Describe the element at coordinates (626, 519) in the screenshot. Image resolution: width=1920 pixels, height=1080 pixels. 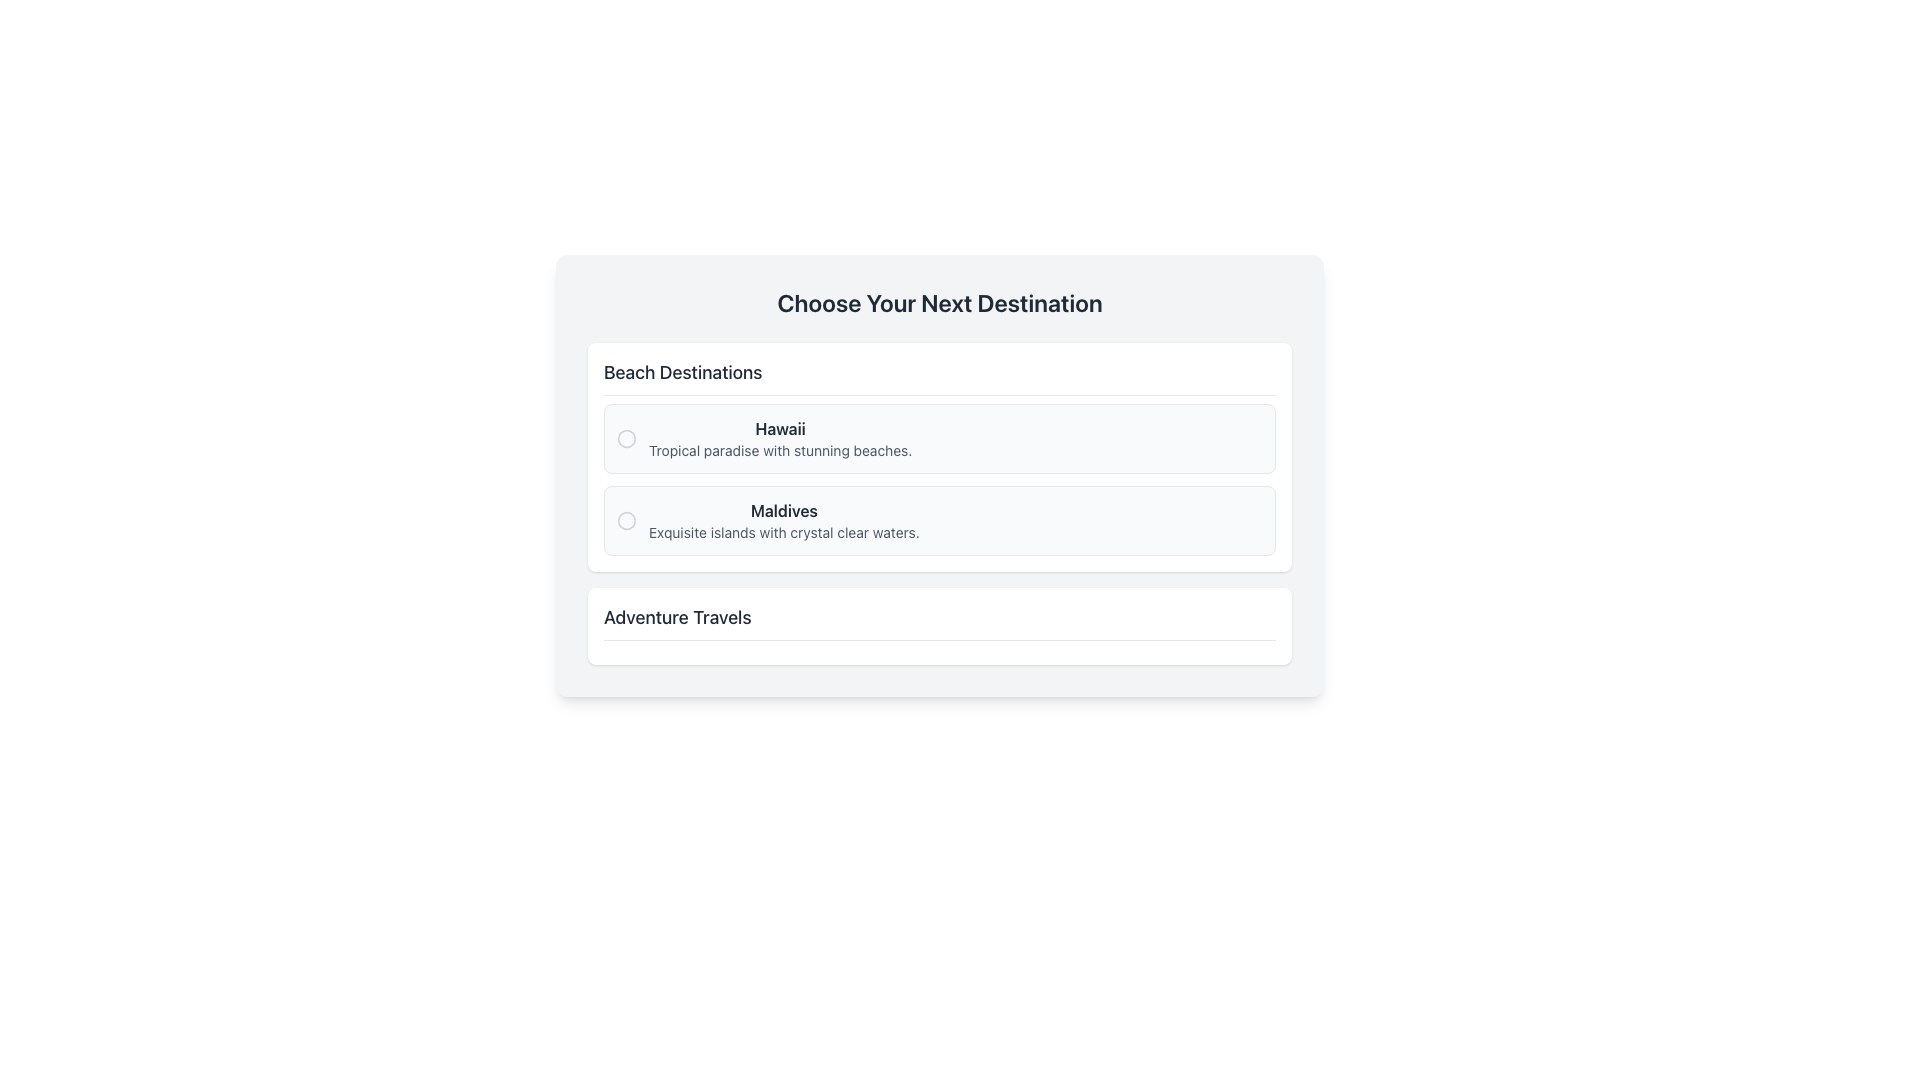
I see `the circular radio button indicator located before the text 'Maldives'` at that location.